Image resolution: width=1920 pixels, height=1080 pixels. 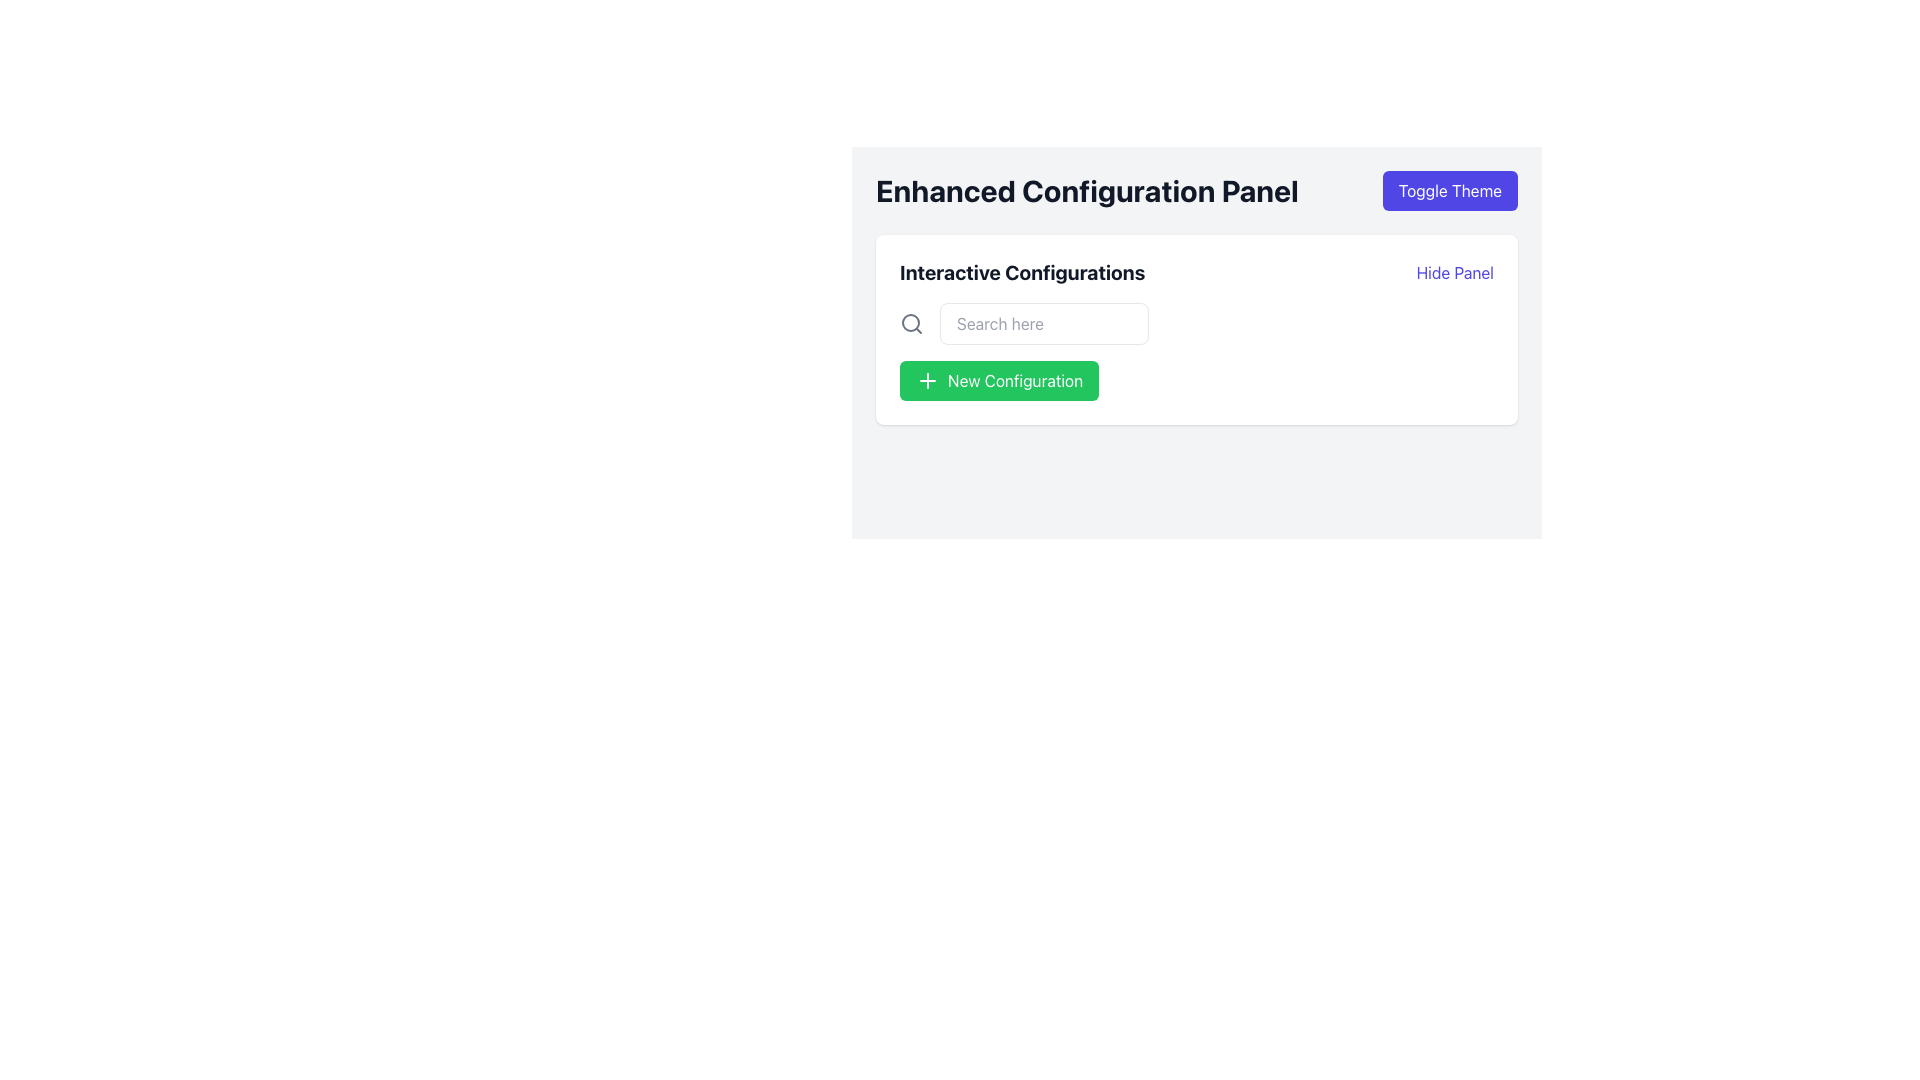 What do you see at coordinates (910, 322) in the screenshot?
I see `the circular magnifying glass icon located to the left of the 'Search here' text input box` at bounding box center [910, 322].